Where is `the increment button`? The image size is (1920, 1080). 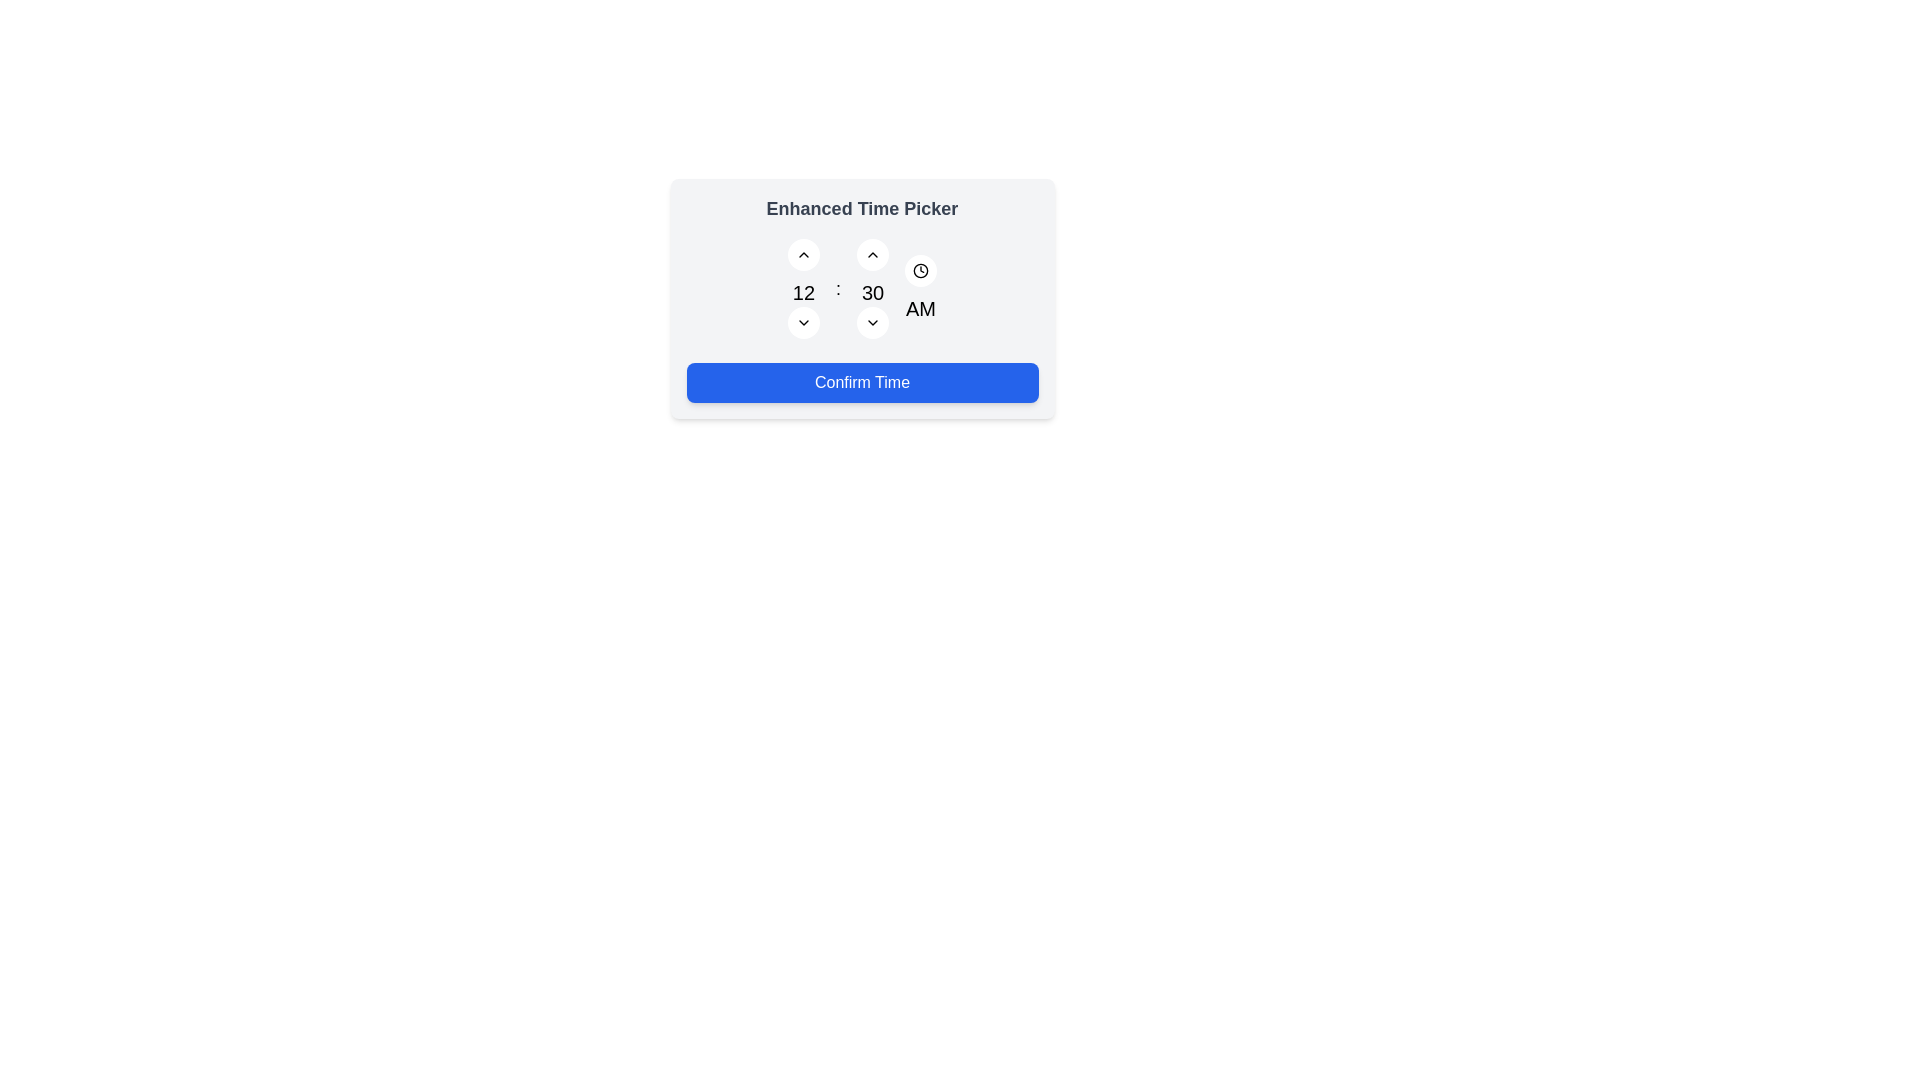 the increment button is located at coordinates (803, 253).